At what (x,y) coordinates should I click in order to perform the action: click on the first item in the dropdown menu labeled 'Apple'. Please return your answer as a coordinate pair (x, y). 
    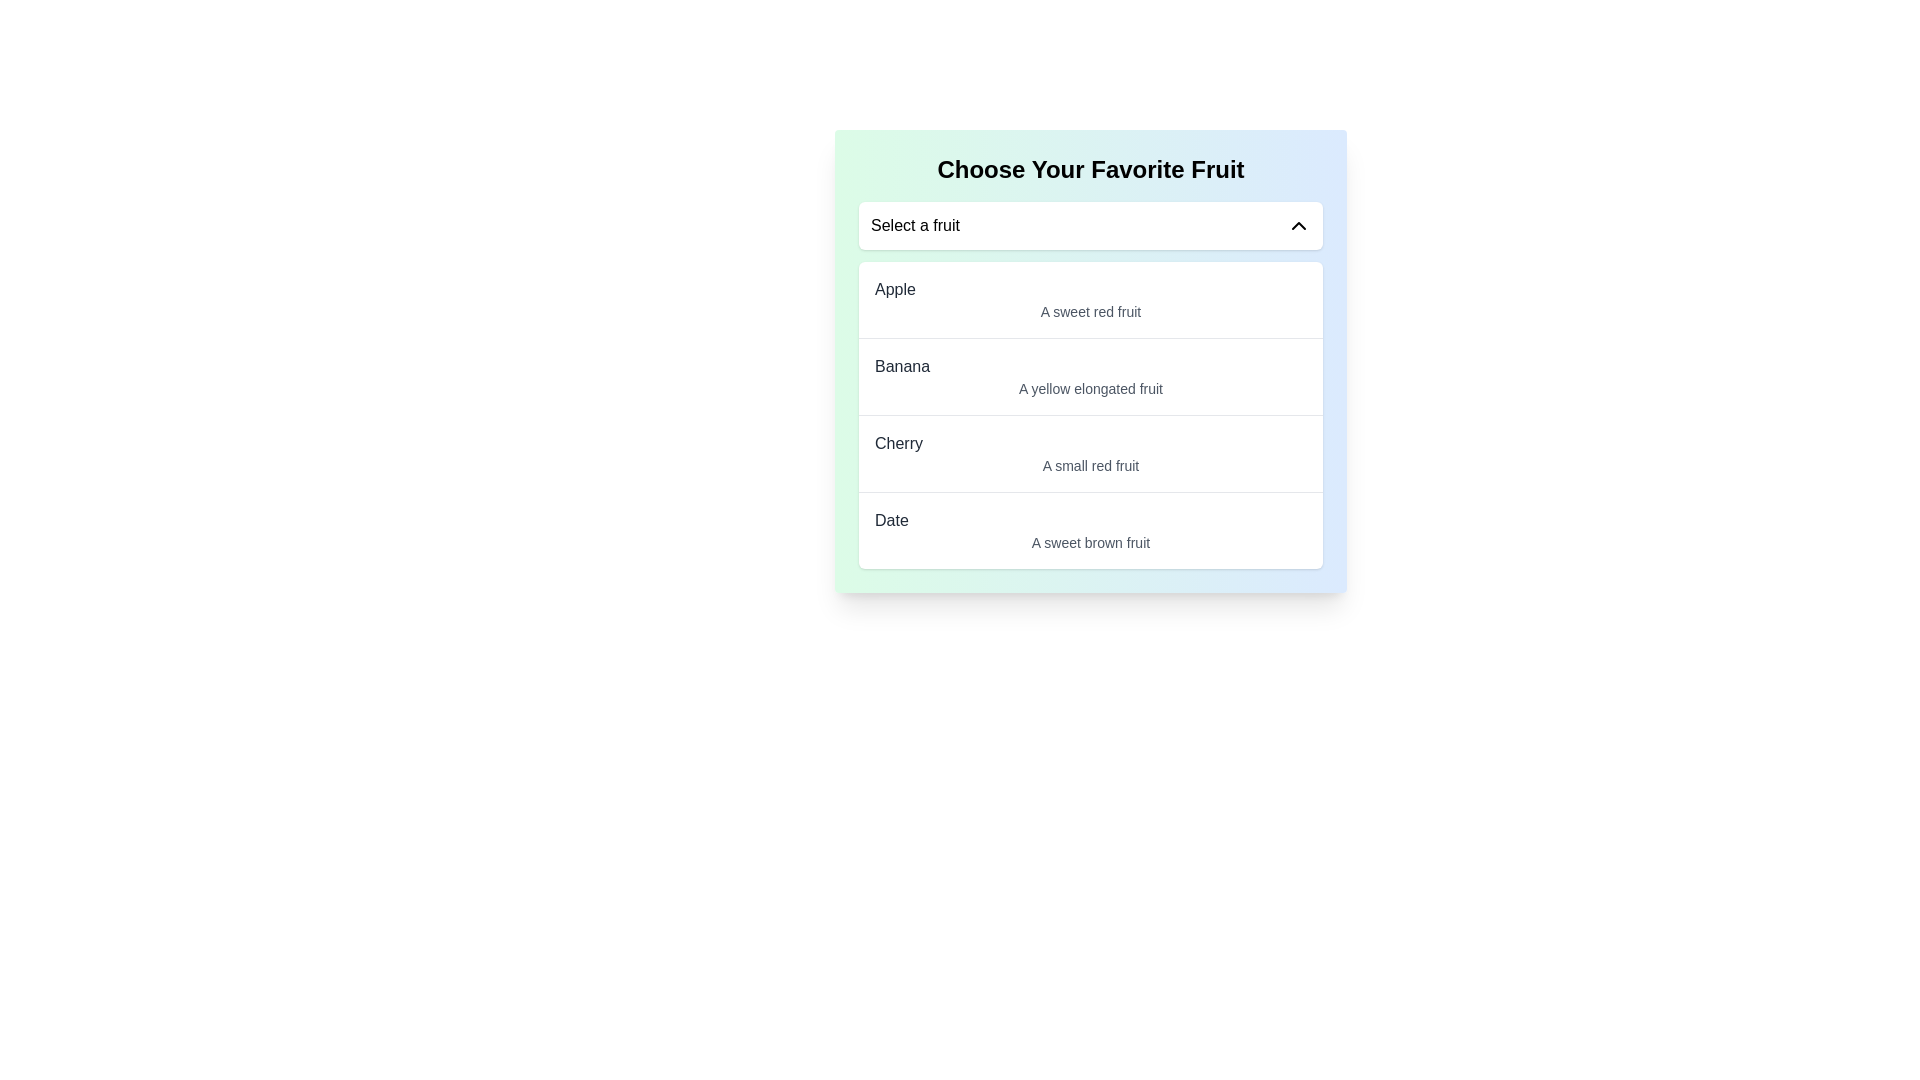
    Looking at the image, I should click on (1089, 300).